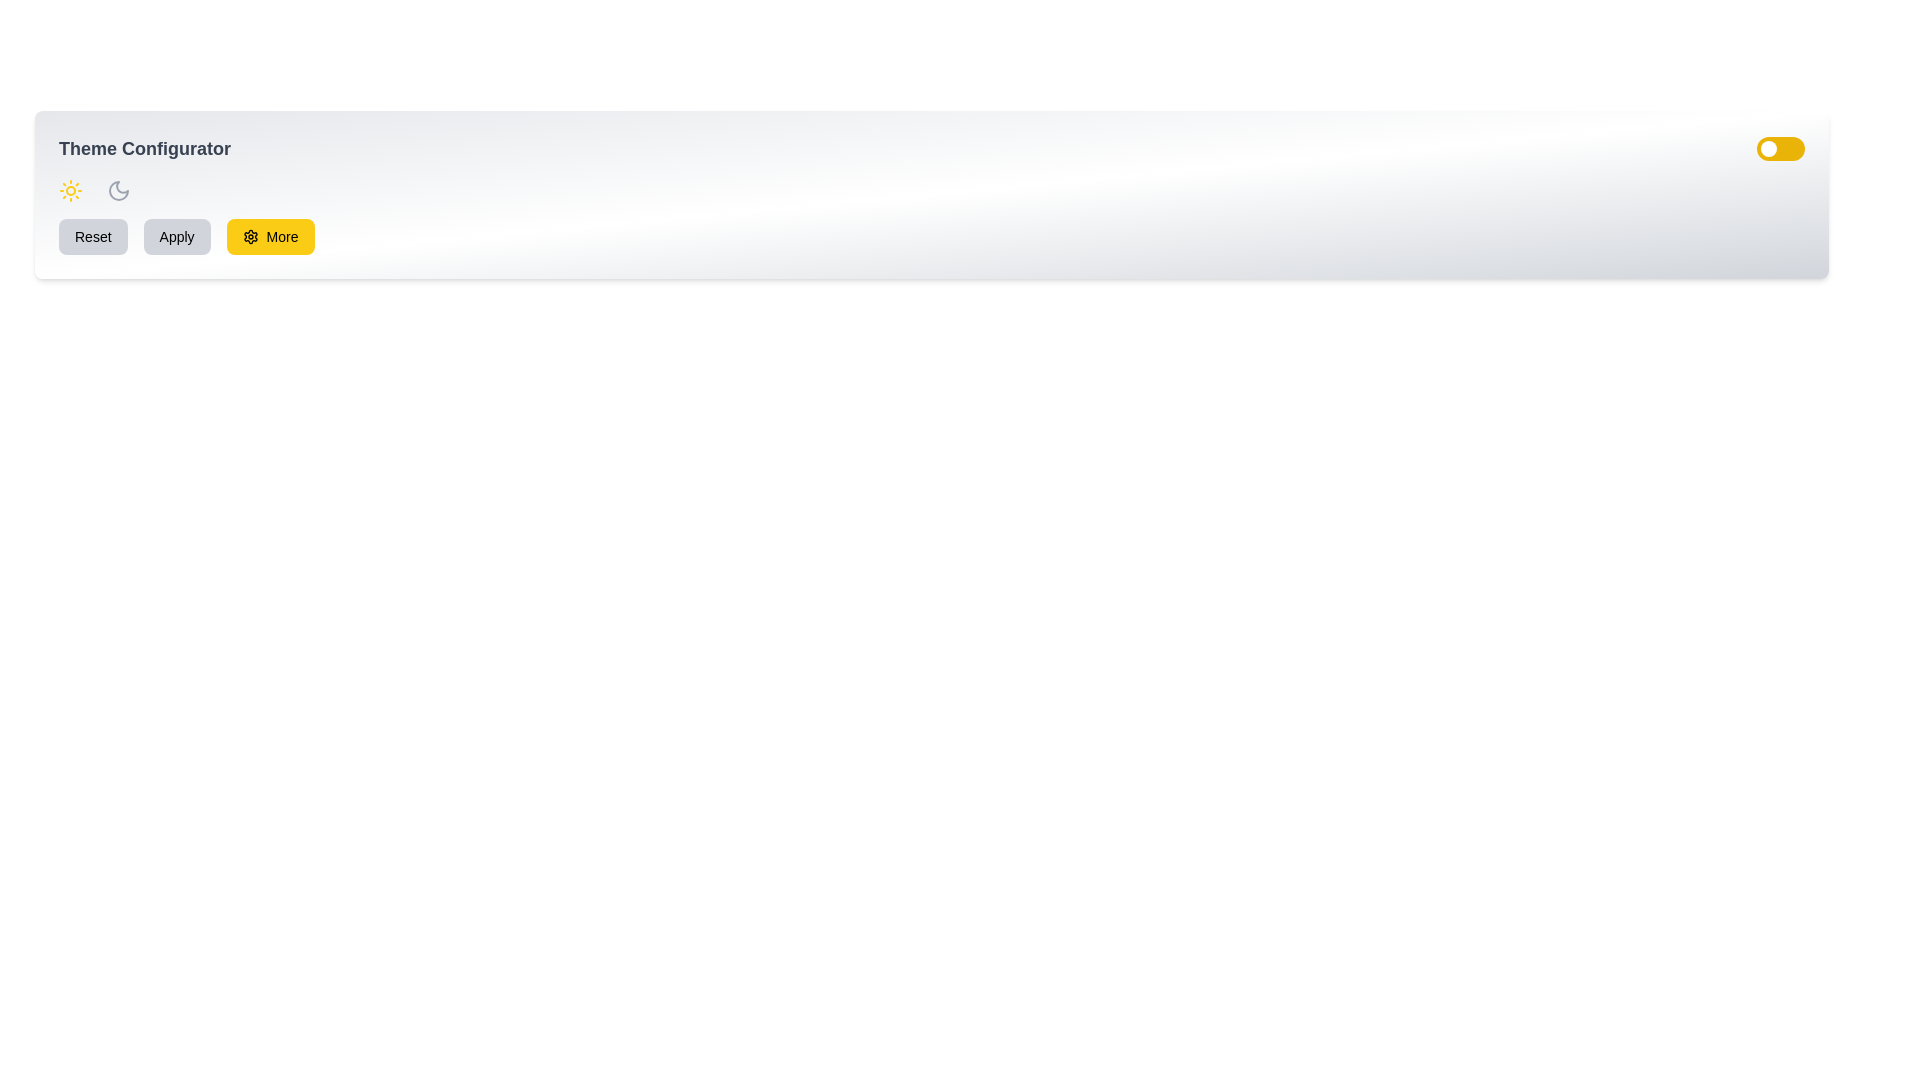 The width and height of the screenshot is (1920, 1080). I want to click on the toggle switch, so click(1773, 148).